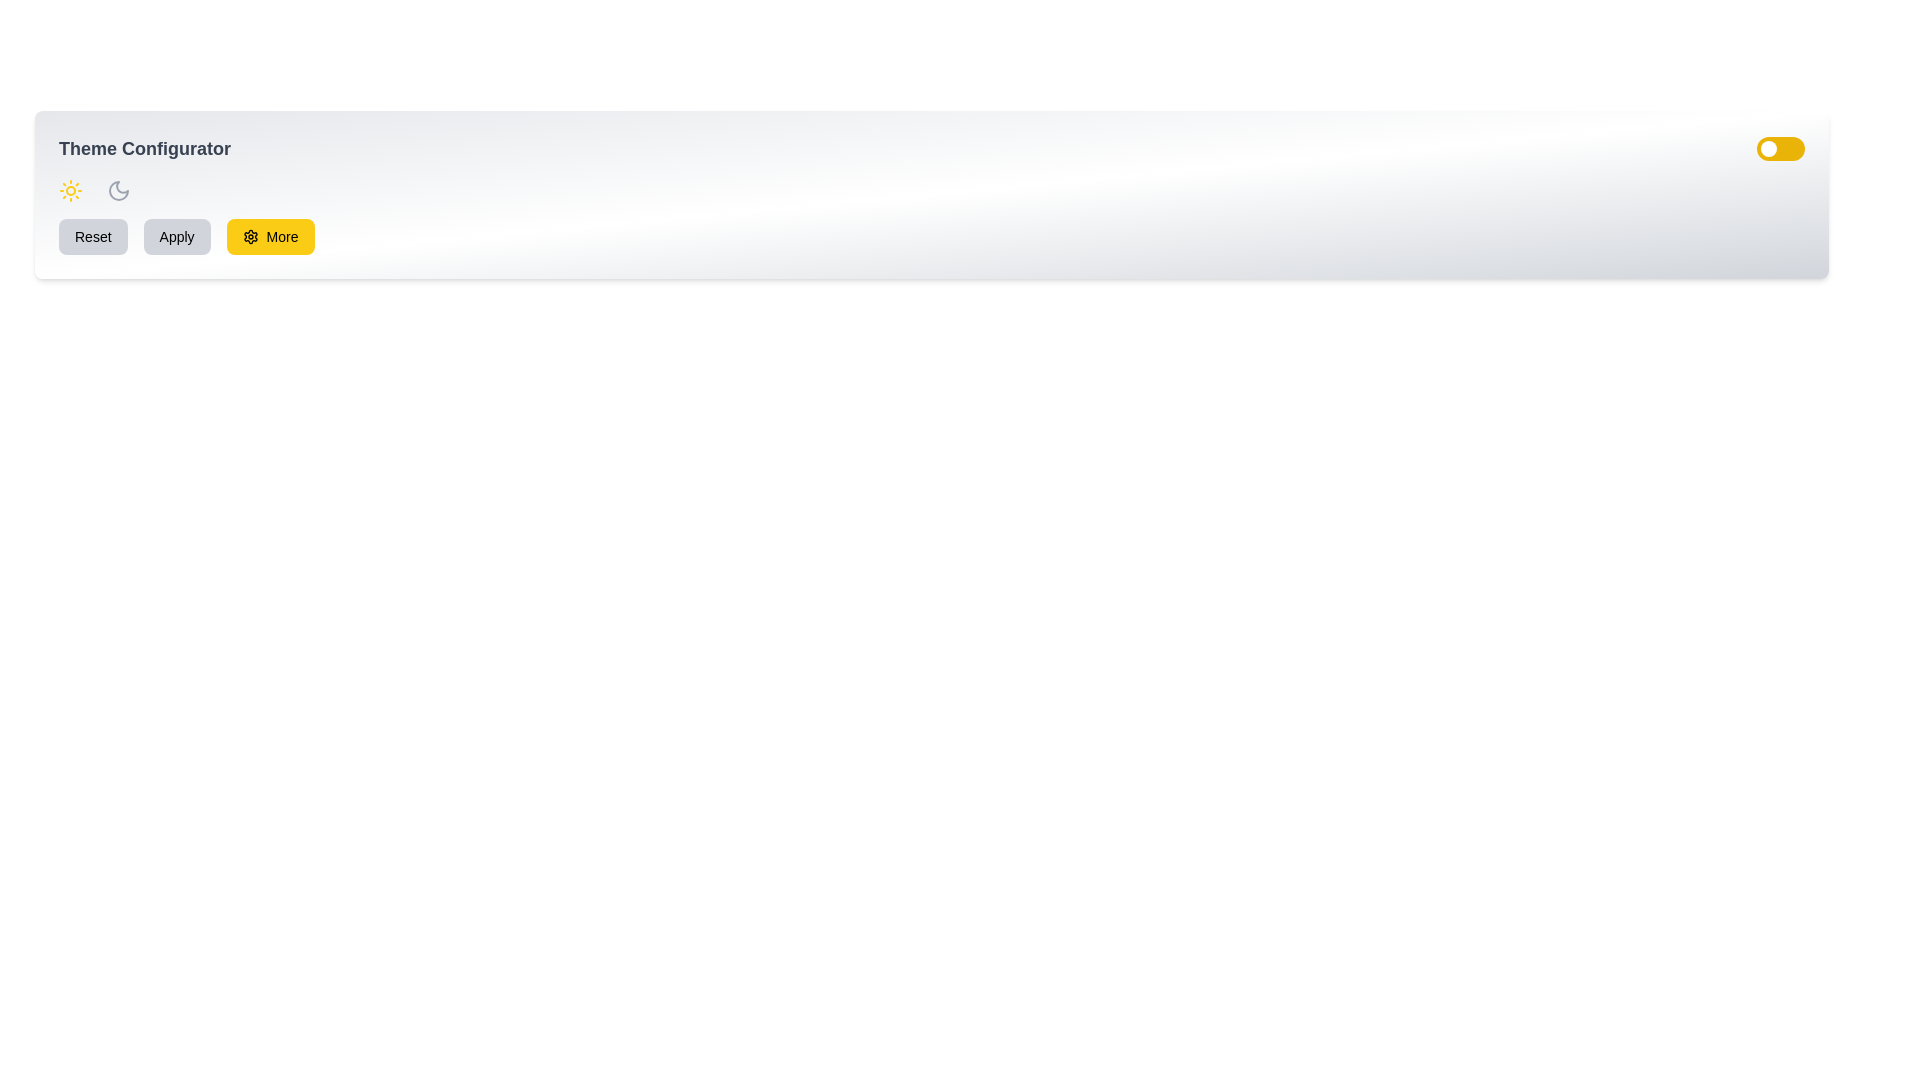 The width and height of the screenshot is (1920, 1080). I want to click on the toggle switch, so click(1773, 148).